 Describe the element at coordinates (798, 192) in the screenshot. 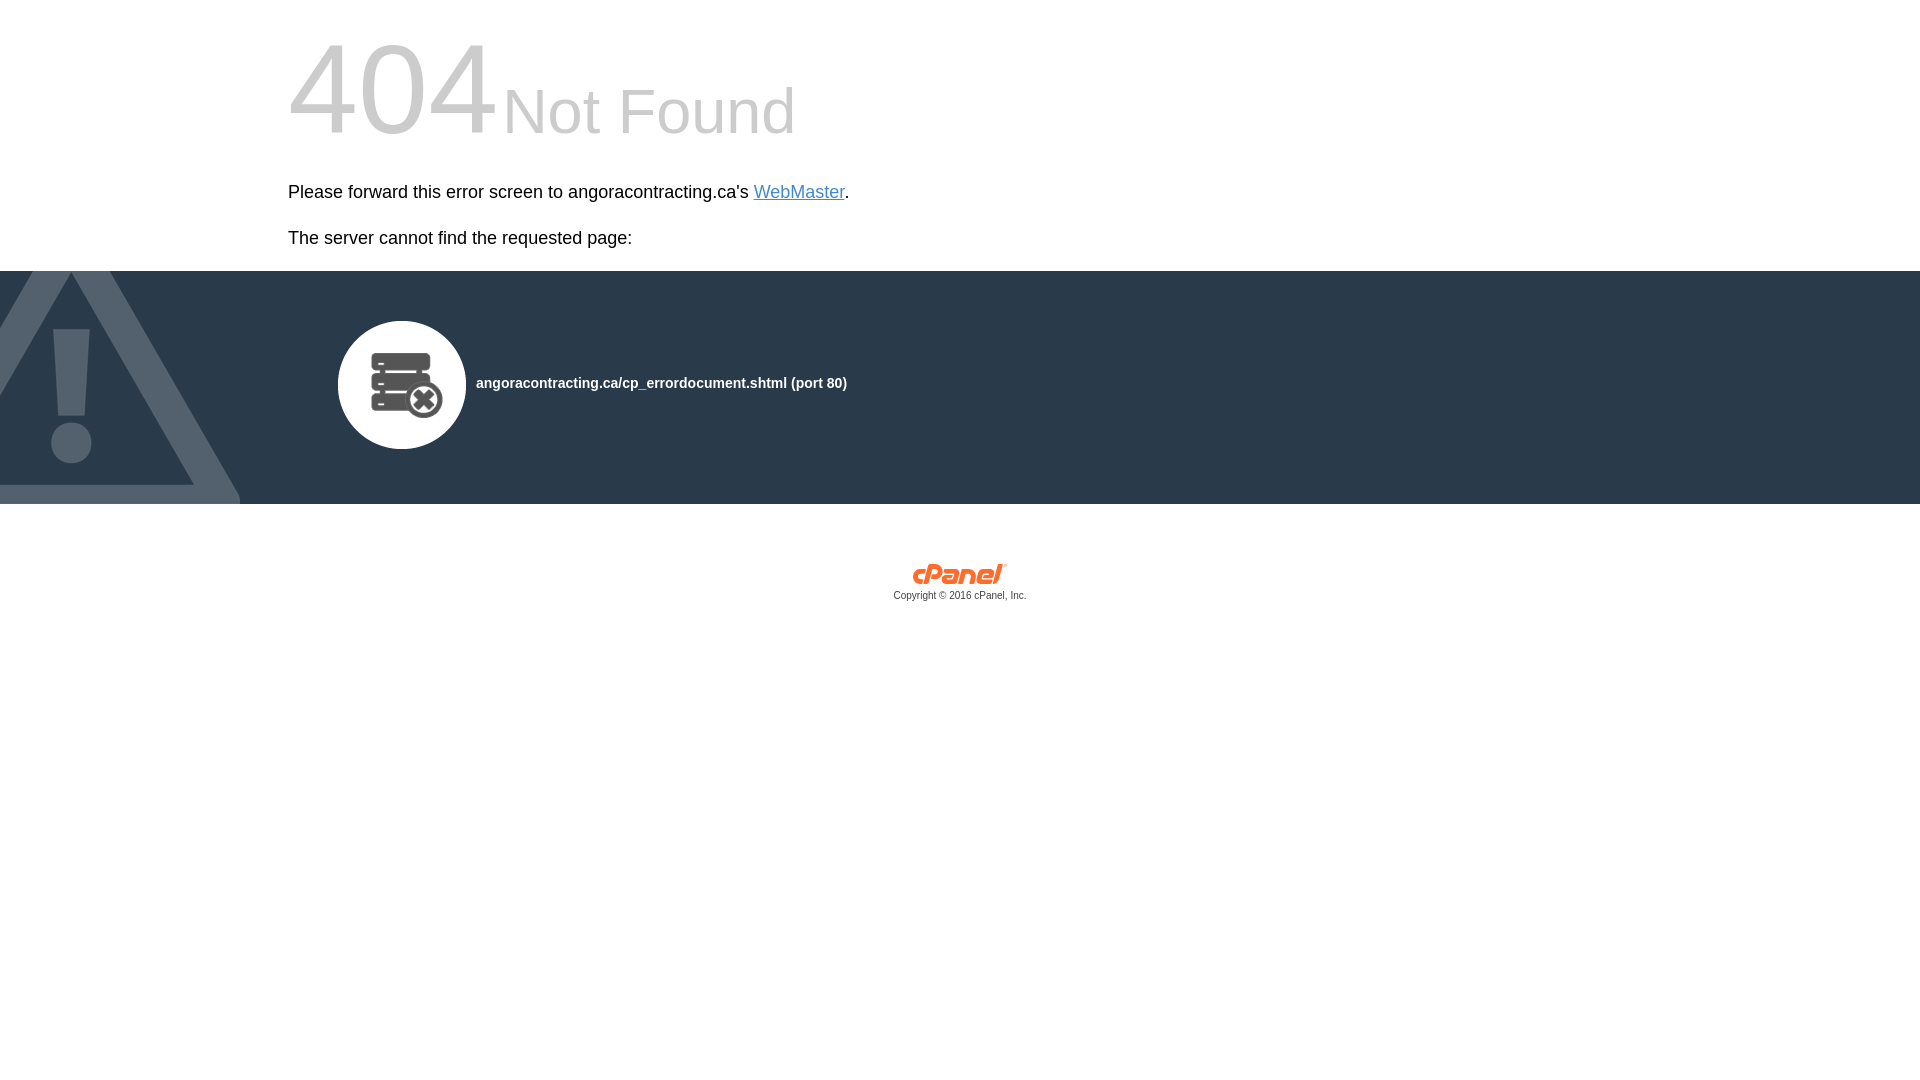

I see `'WebMaster'` at that location.